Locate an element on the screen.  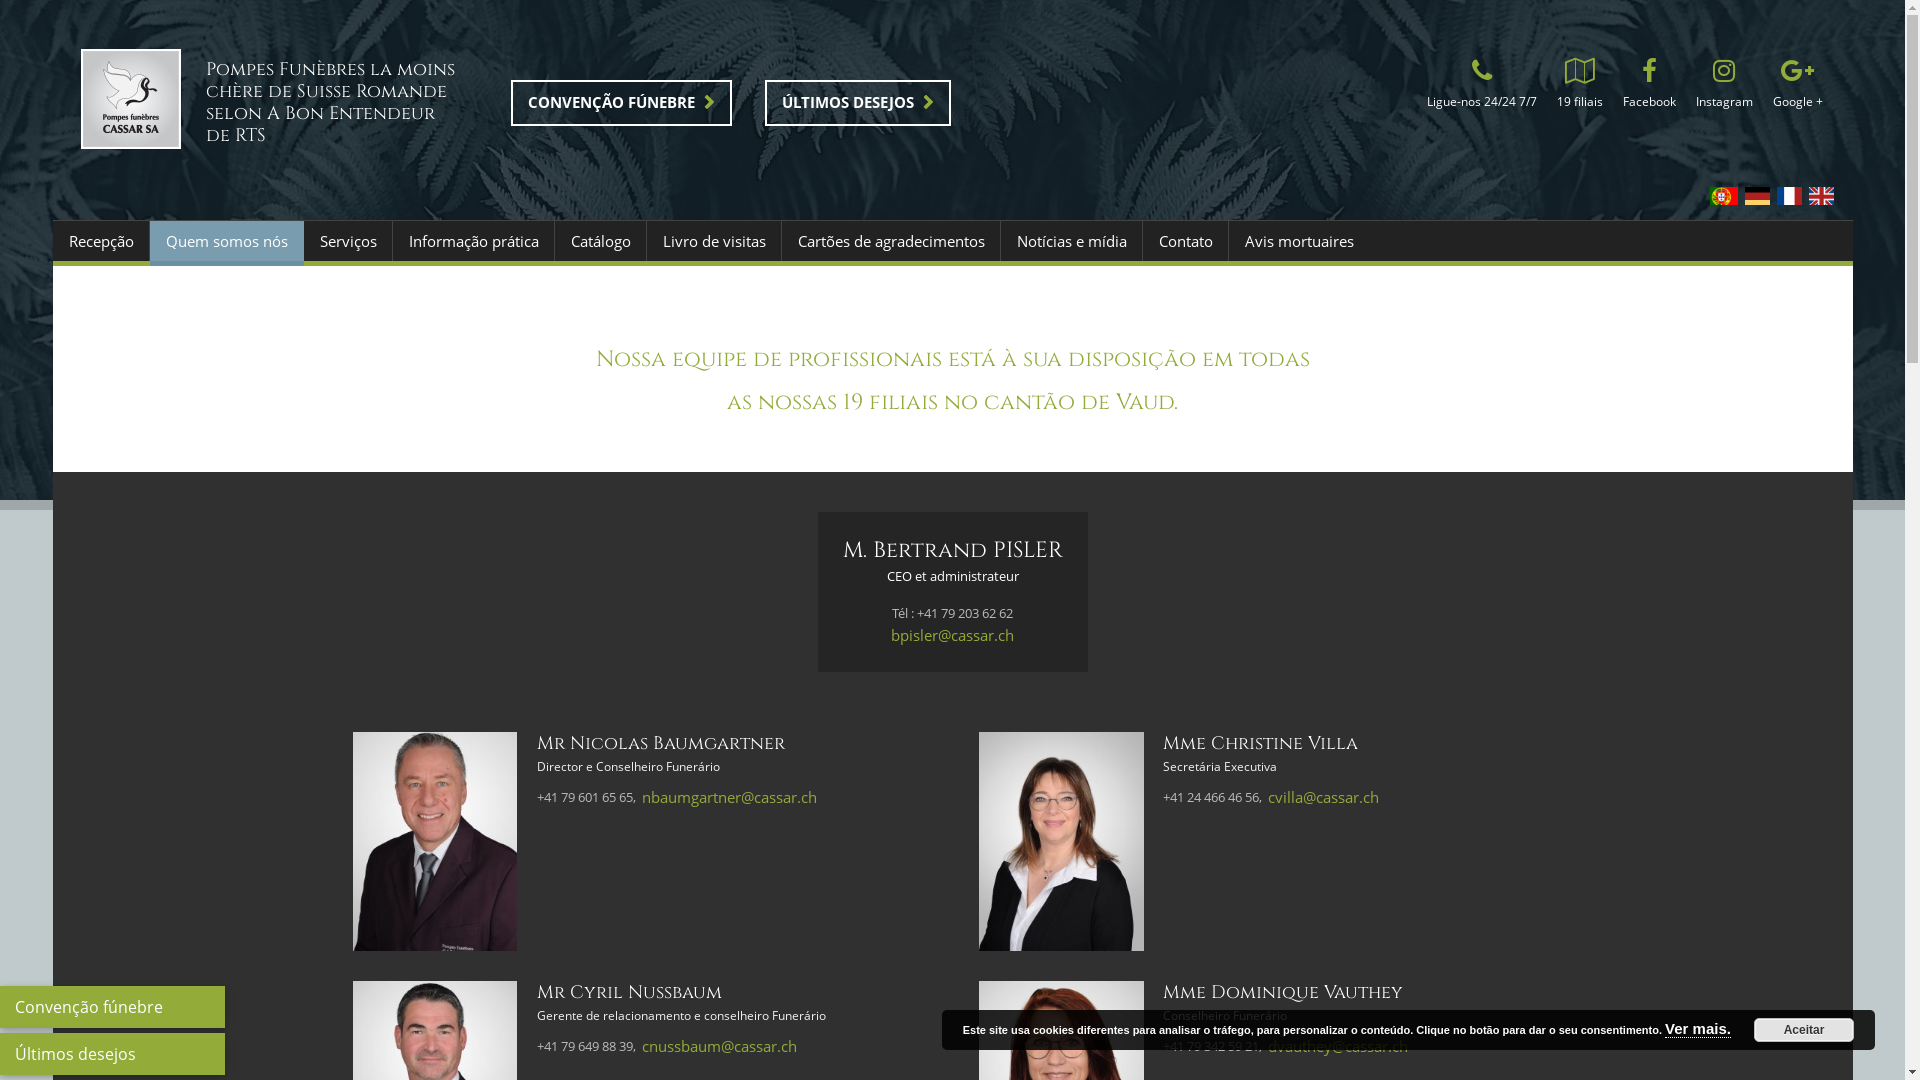
'Facebook' is located at coordinates (1648, 86).